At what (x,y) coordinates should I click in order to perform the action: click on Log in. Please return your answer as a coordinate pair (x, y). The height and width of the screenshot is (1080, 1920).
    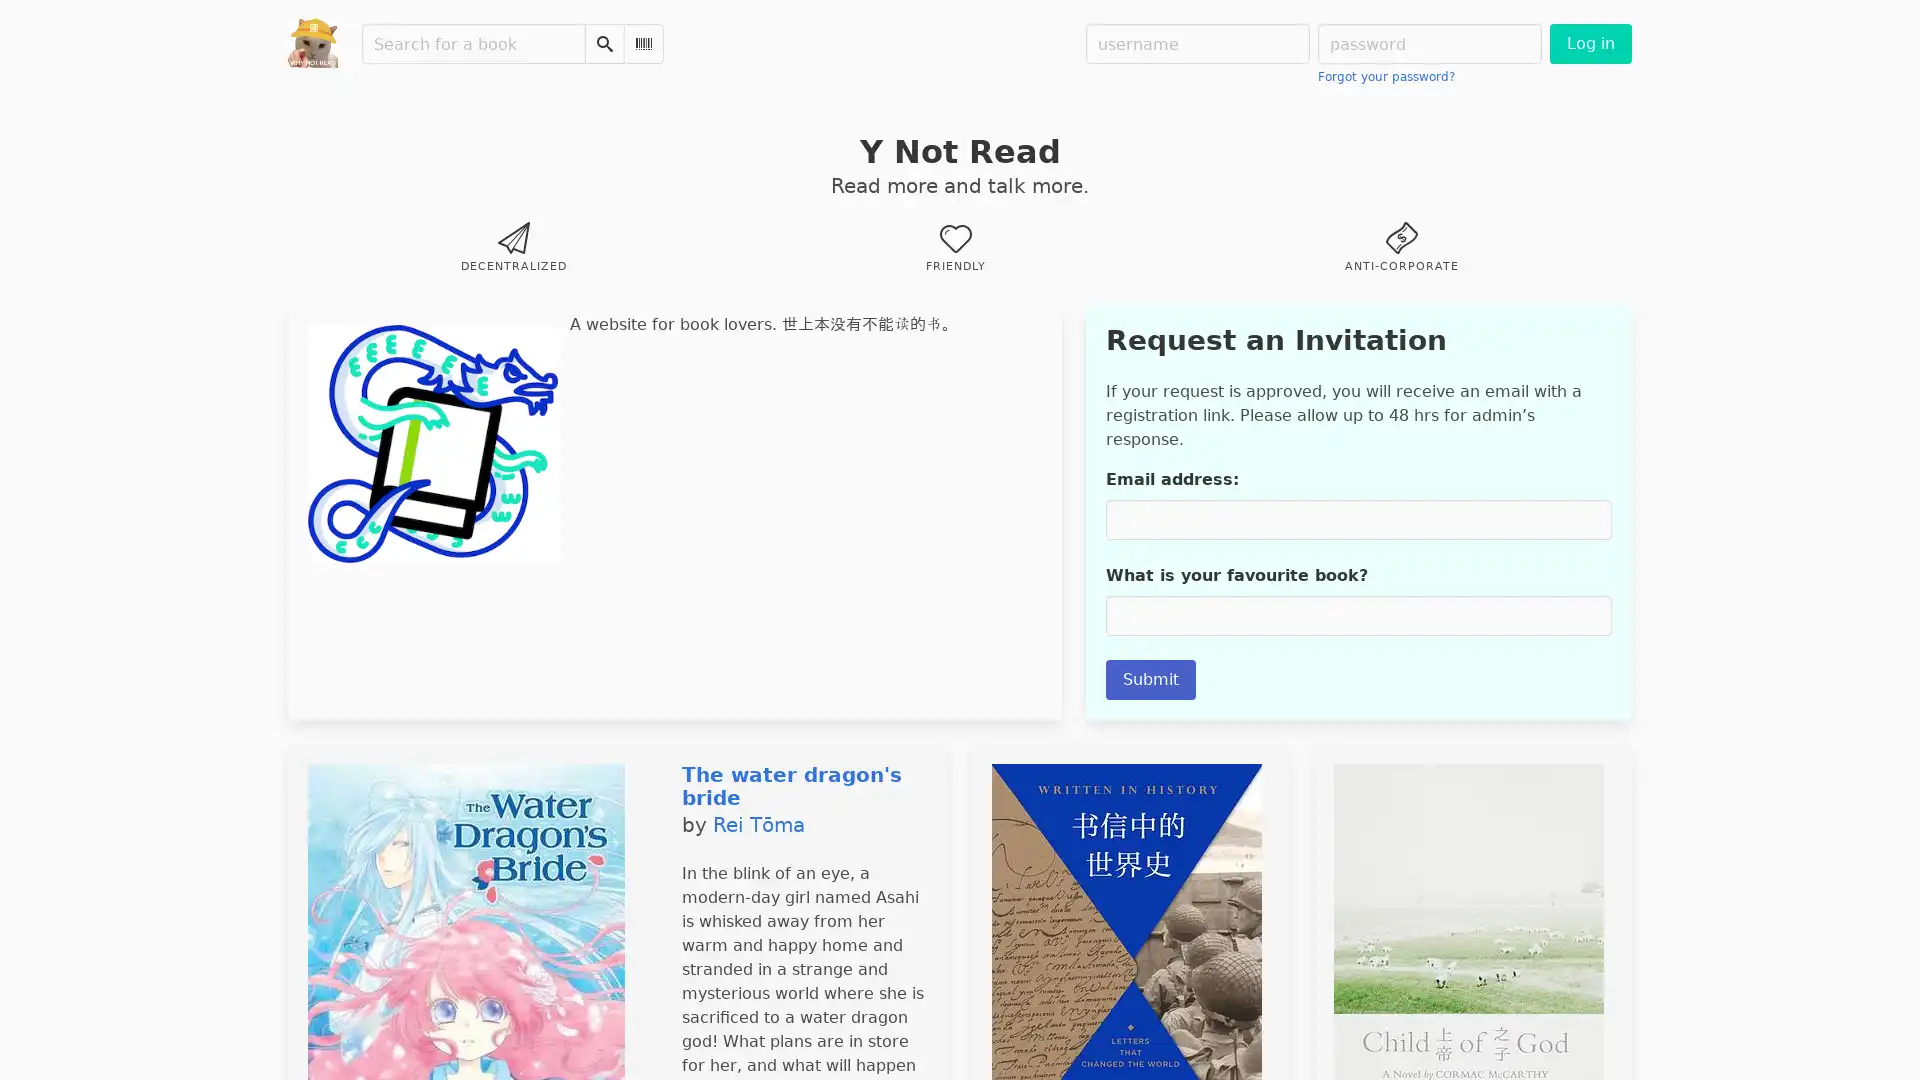
    Looking at the image, I should click on (1589, 43).